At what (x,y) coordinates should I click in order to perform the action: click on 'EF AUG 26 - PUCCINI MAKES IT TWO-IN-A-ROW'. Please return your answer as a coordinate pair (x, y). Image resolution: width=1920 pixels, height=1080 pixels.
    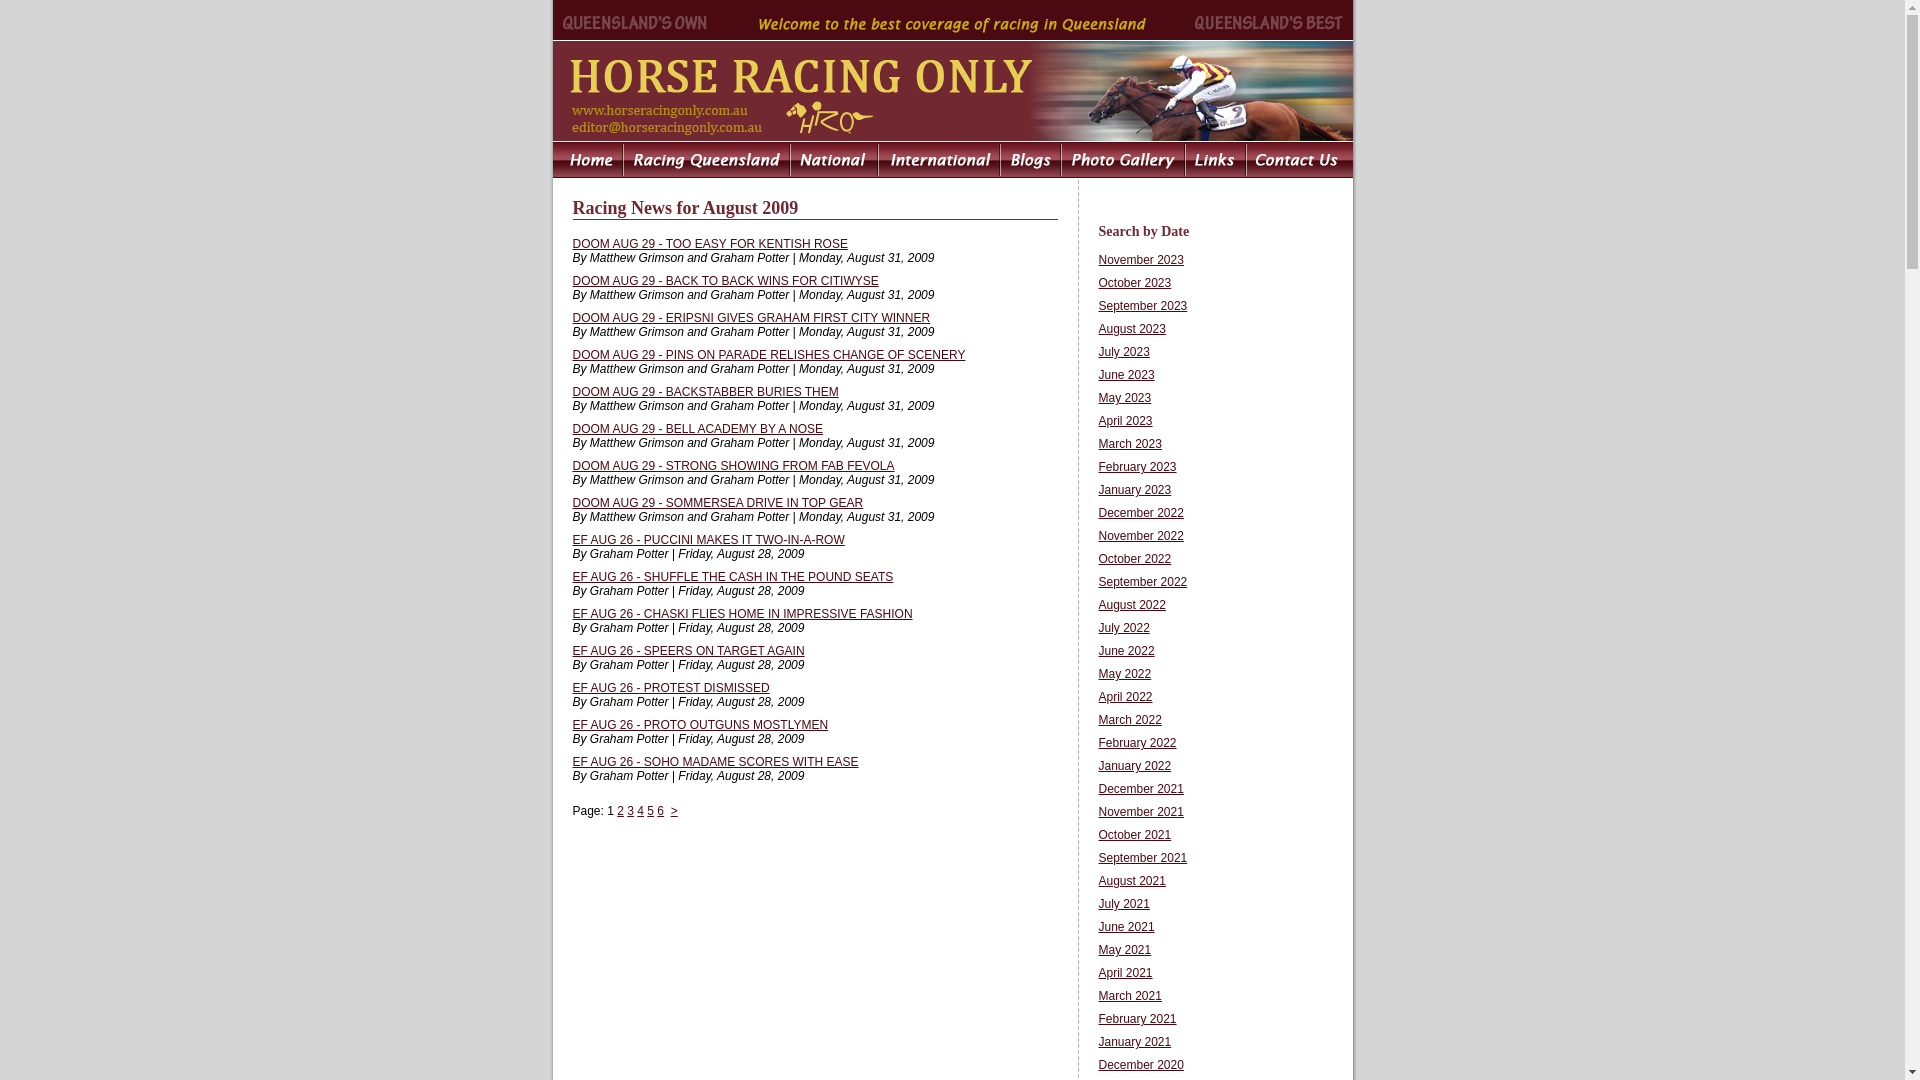
    Looking at the image, I should click on (708, 540).